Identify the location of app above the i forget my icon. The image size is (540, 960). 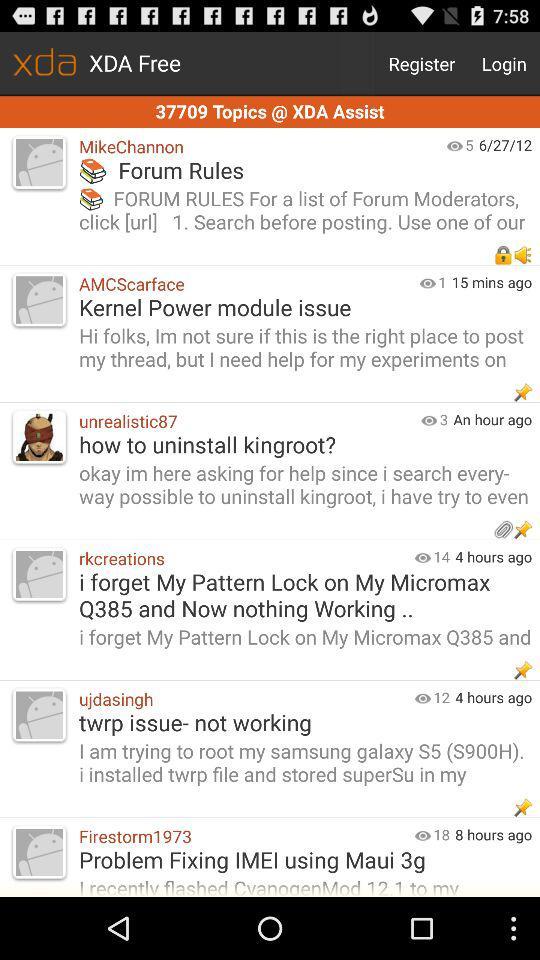
(441, 556).